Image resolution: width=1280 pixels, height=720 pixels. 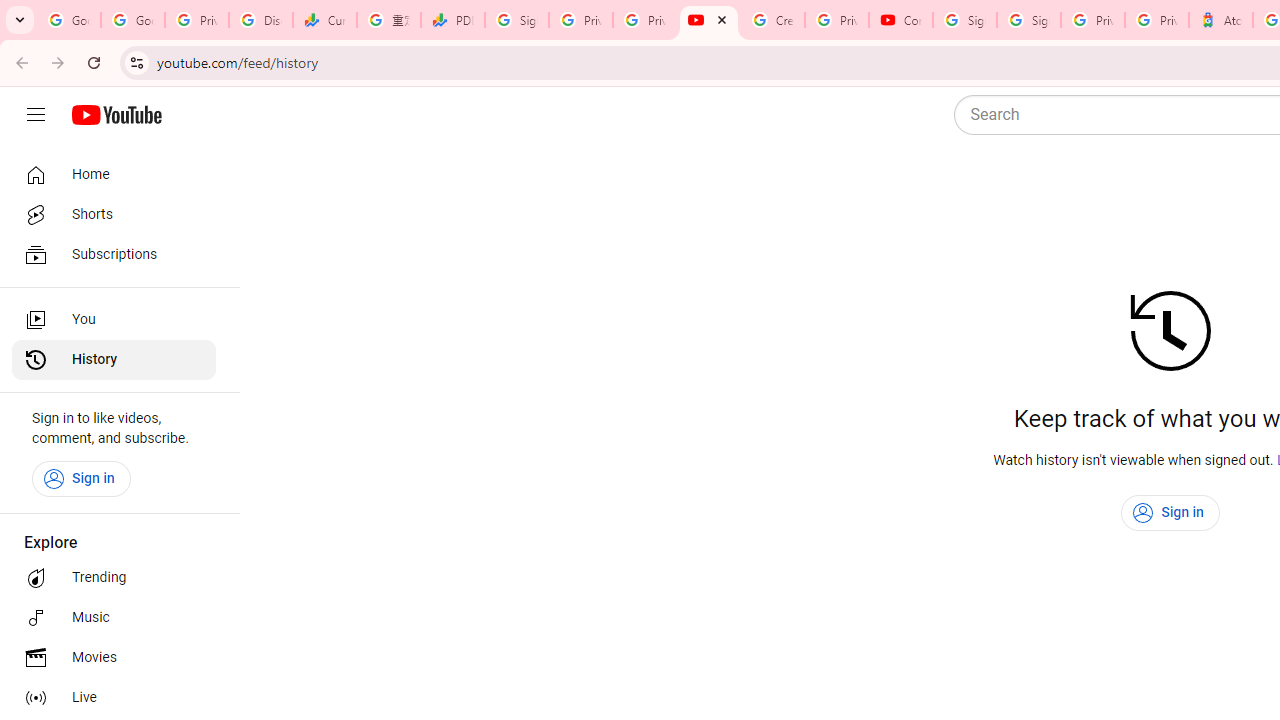 I want to click on 'Sign in - Google Accounts', so click(x=1029, y=20).